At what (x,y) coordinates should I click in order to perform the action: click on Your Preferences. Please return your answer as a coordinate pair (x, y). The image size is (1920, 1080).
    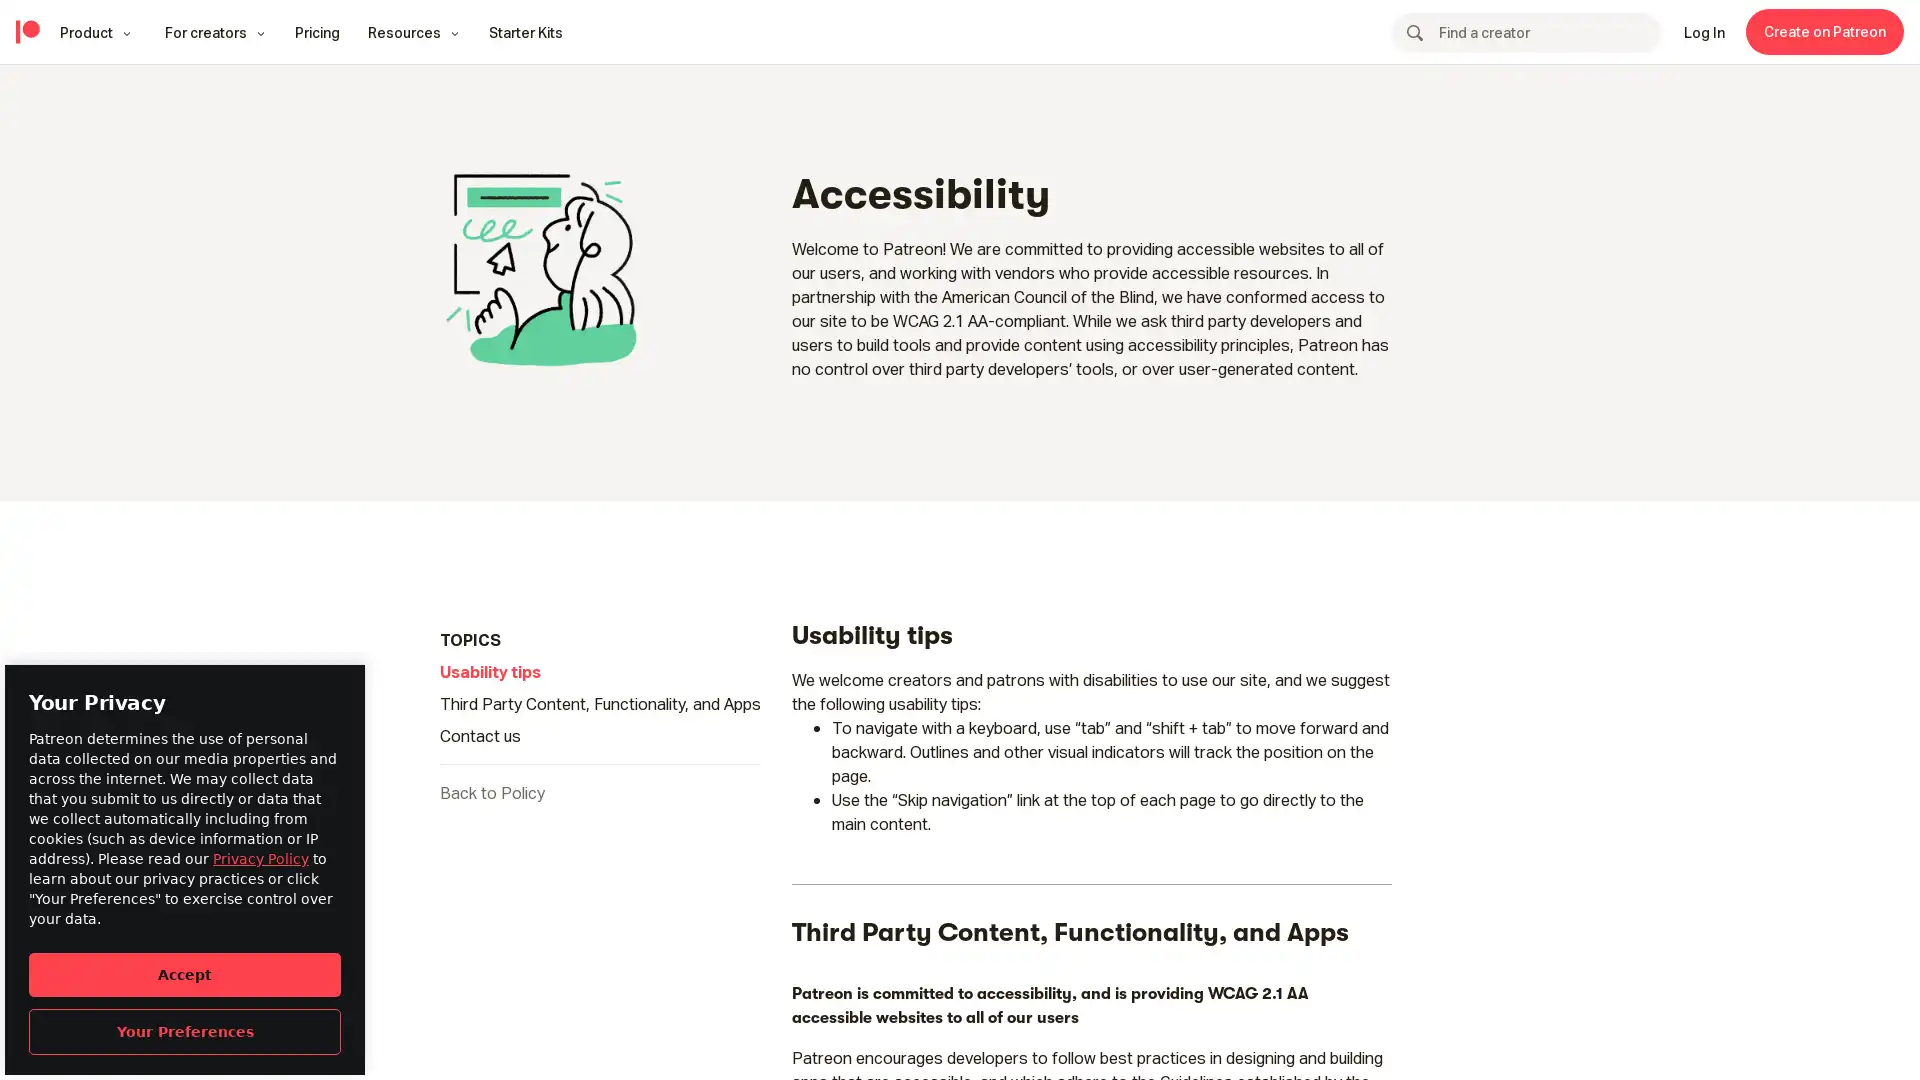
    Looking at the image, I should click on (185, 1031).